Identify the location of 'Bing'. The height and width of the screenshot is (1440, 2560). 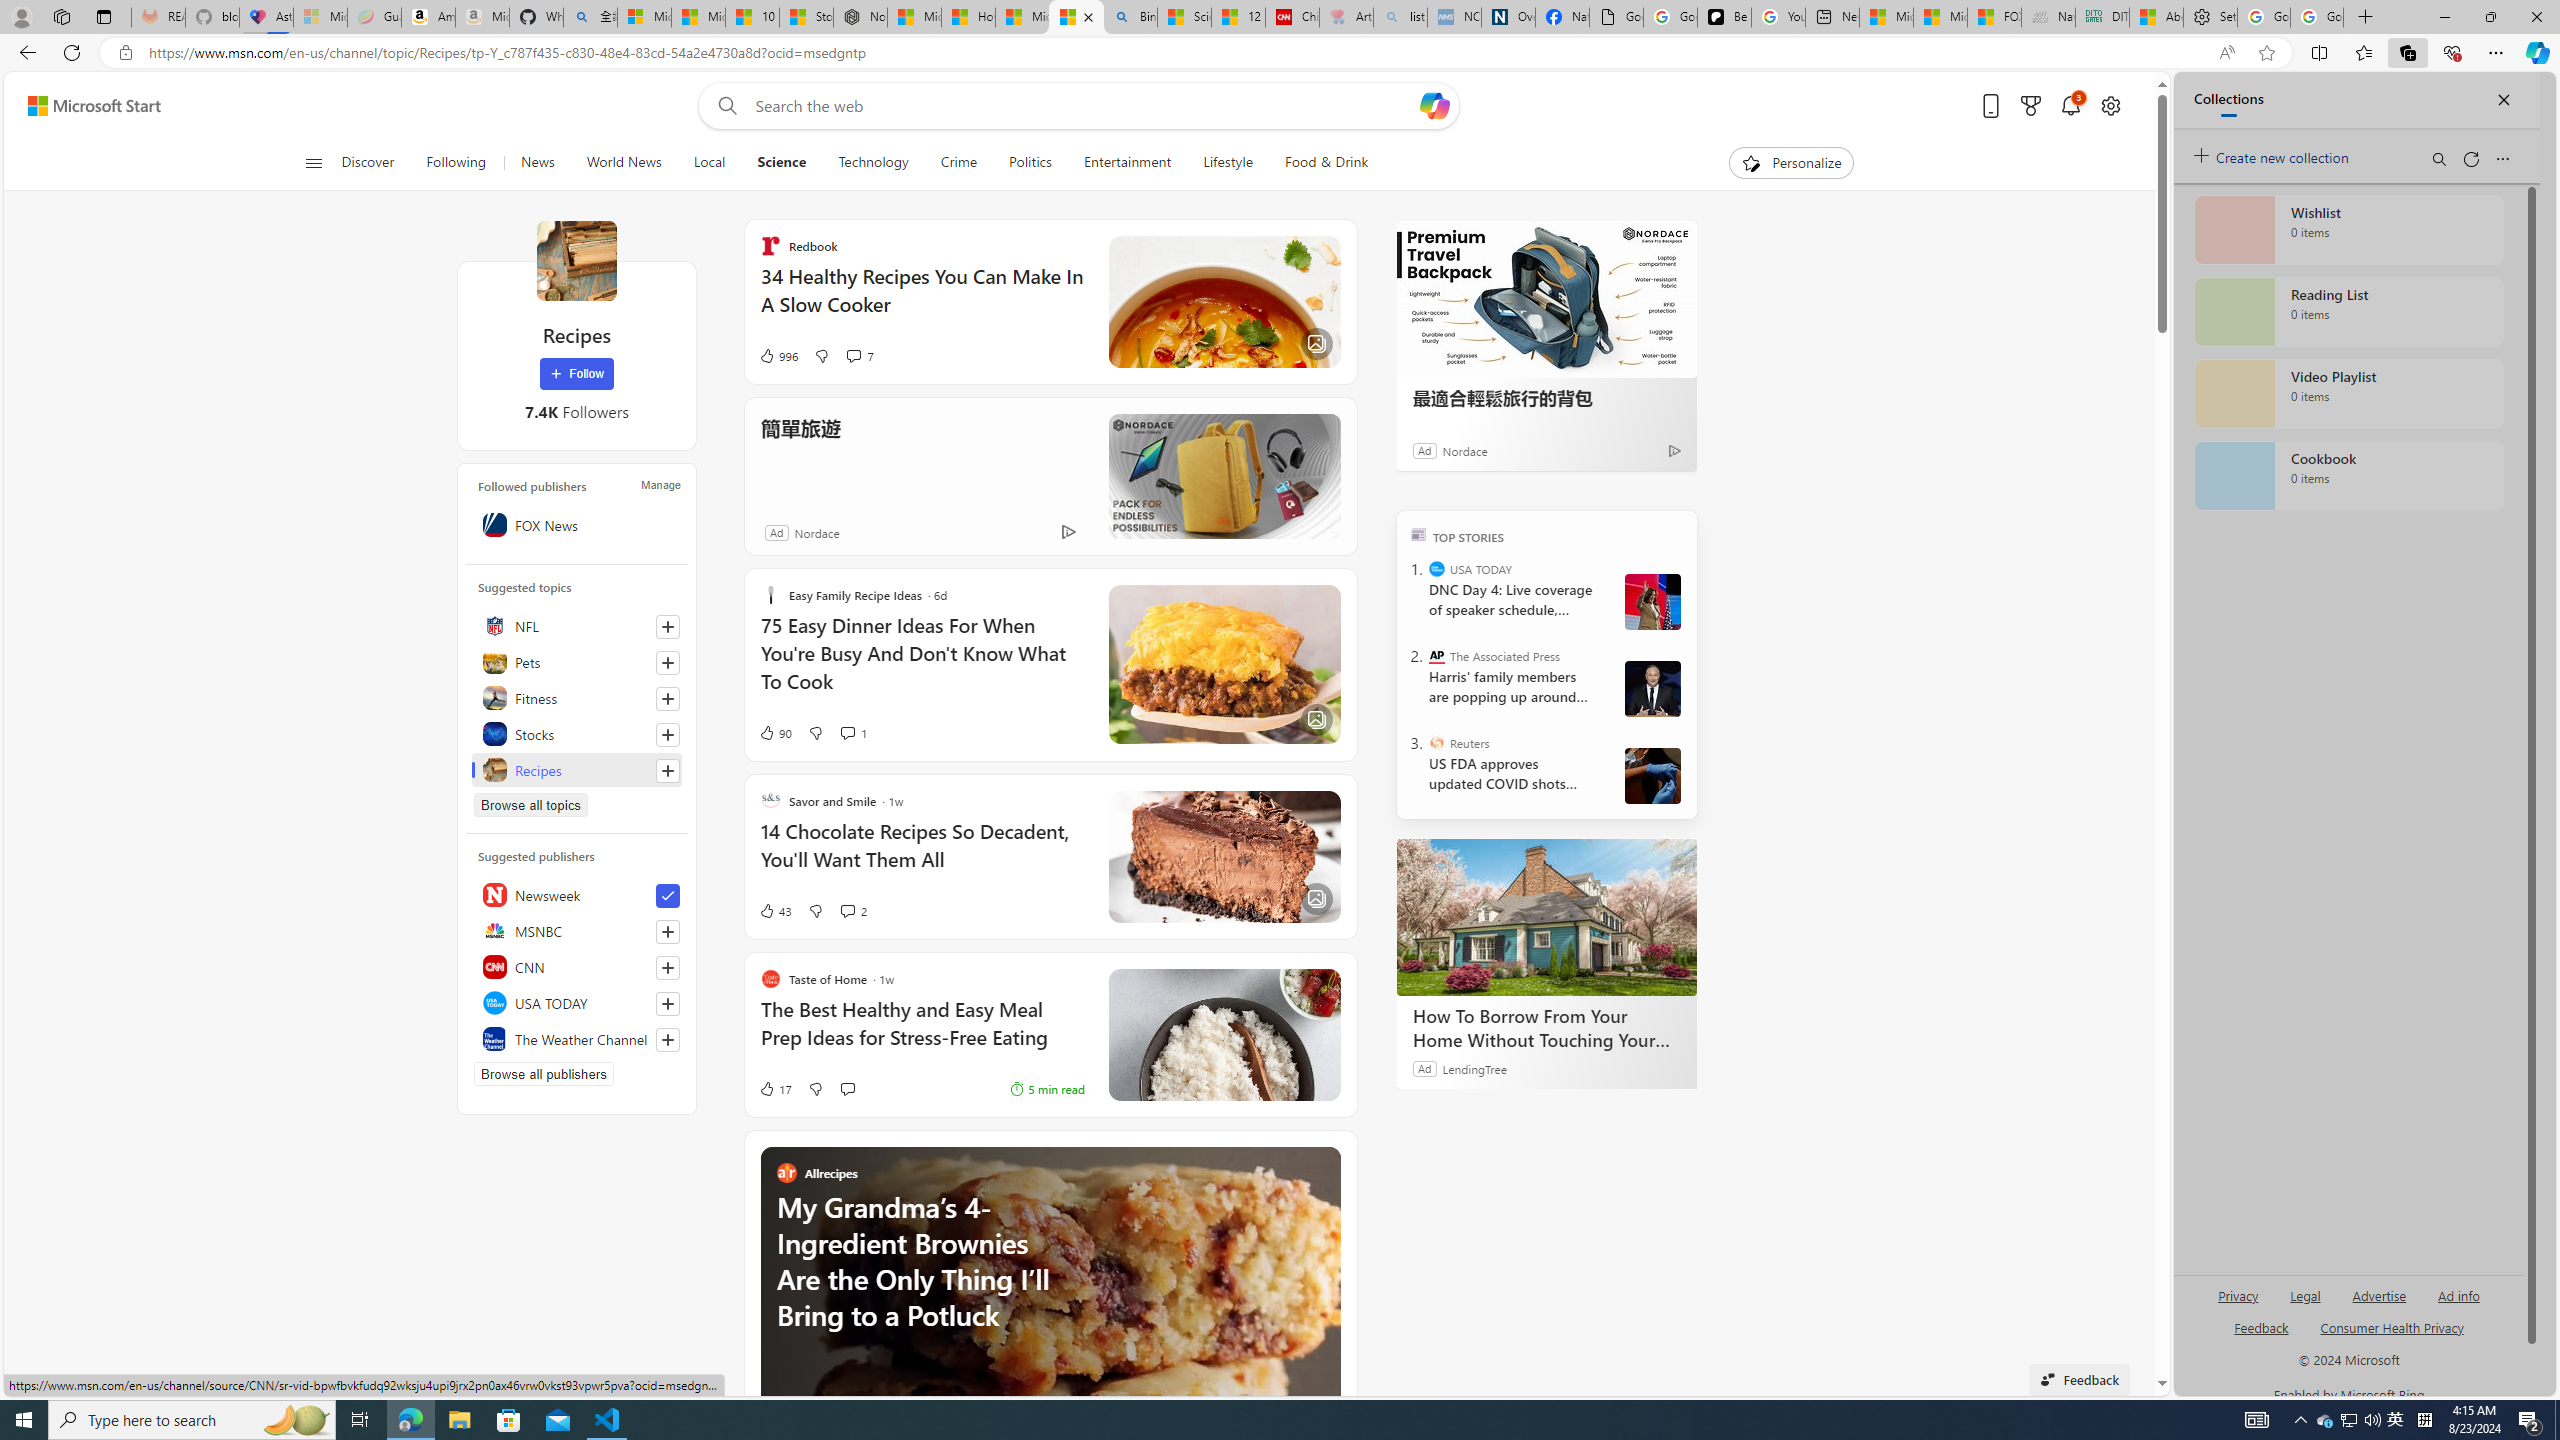
(1129, 16).